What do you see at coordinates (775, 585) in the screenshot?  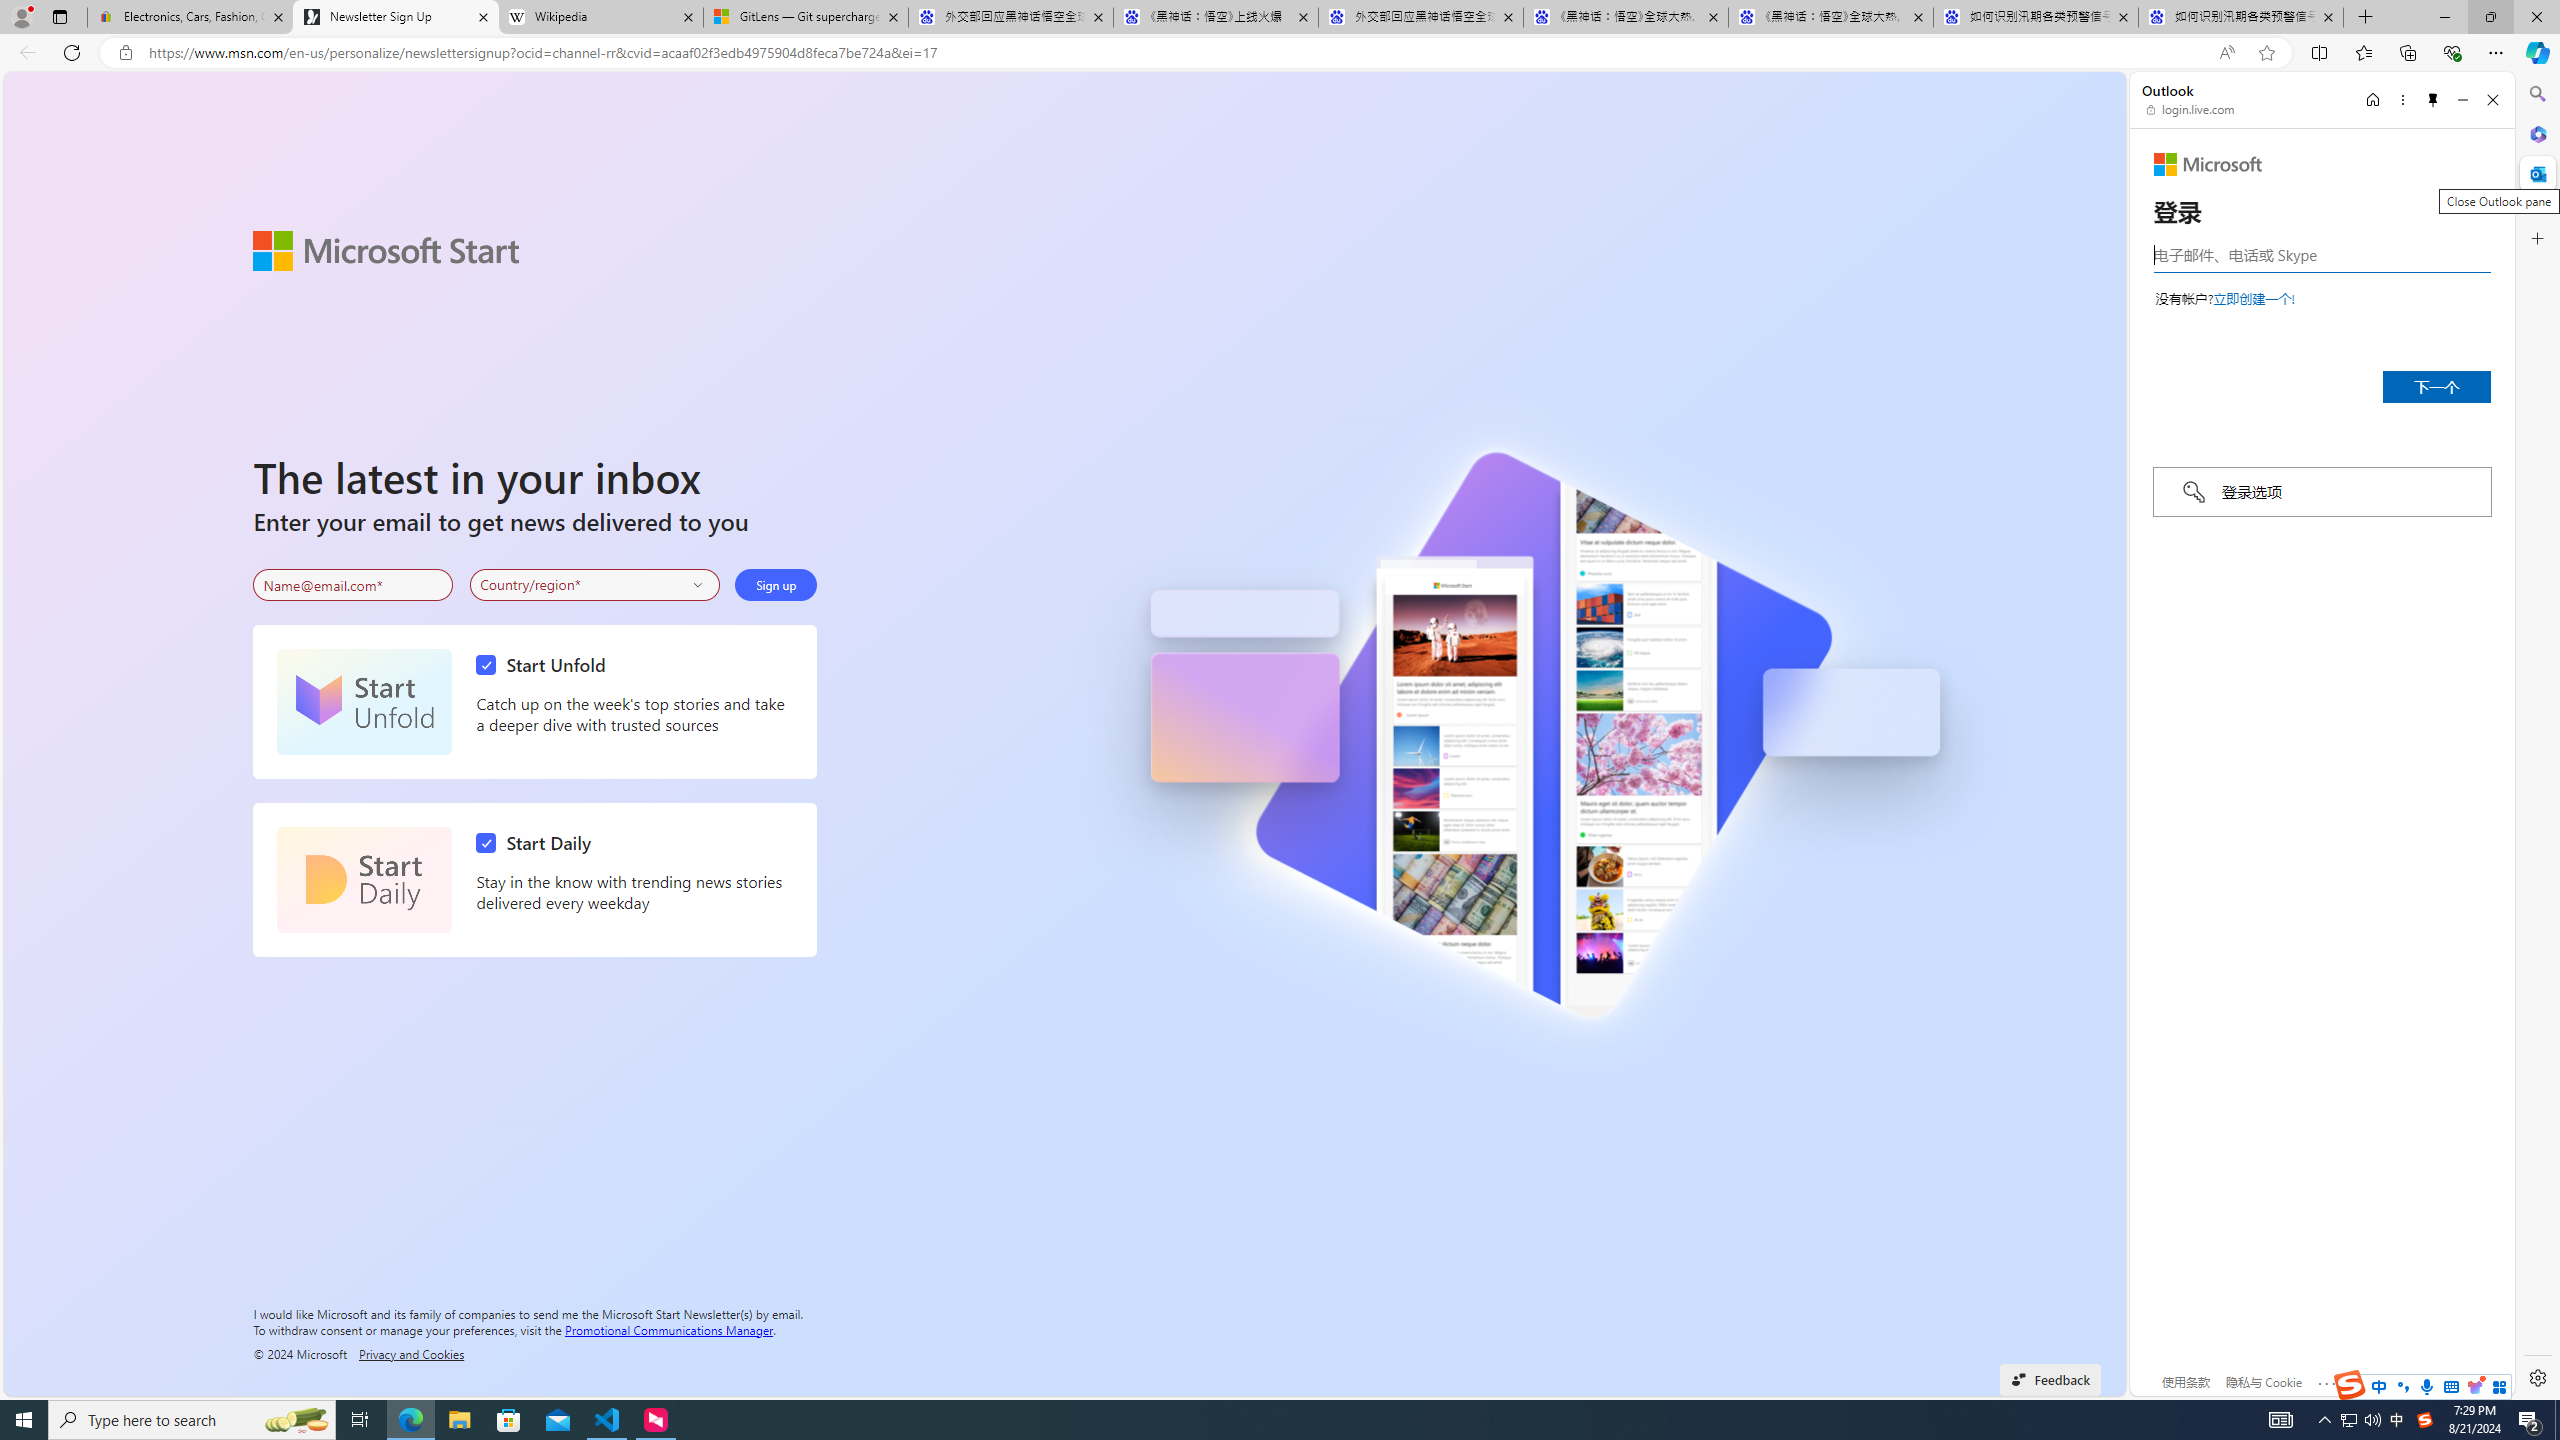 I see `'Sign up'` at bounding box center [775, 585].